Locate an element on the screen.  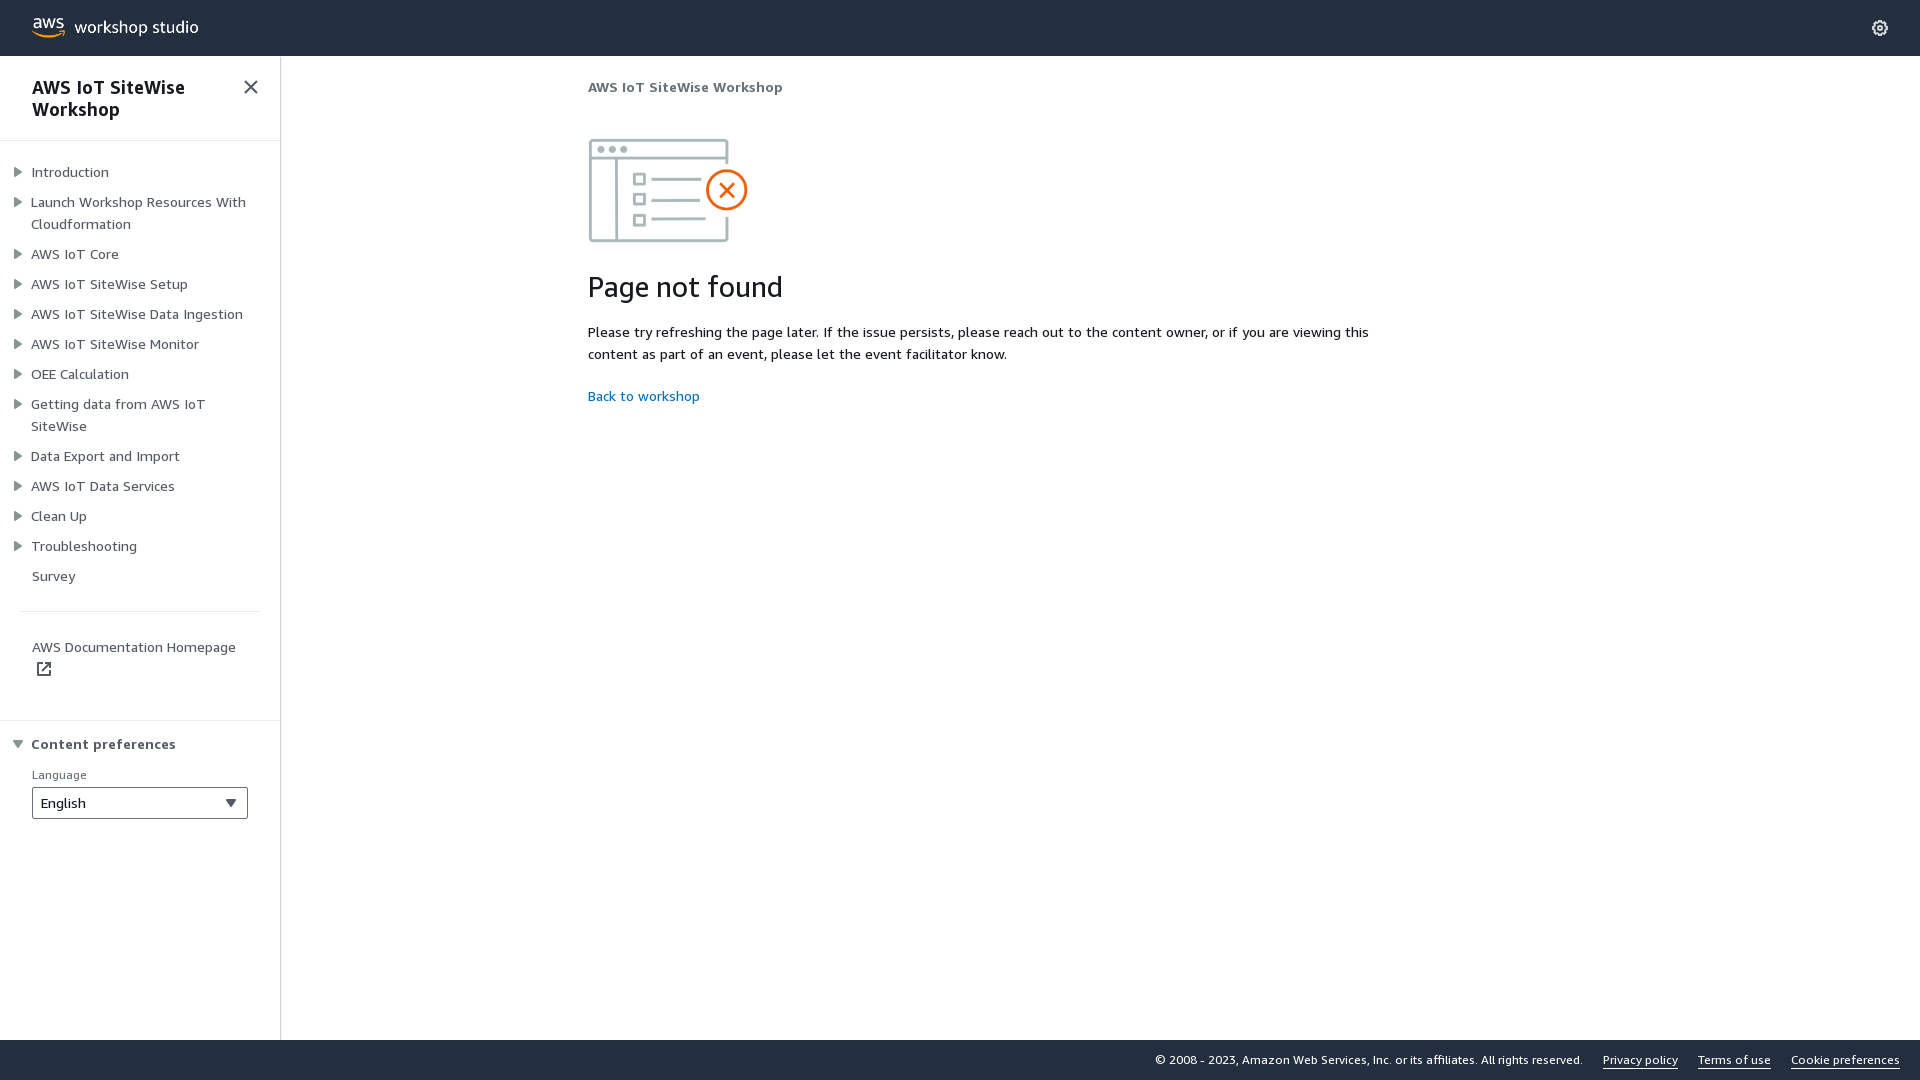
'Launch Workshop Resources With Cloudformation' is located at coordinates (30, 212).